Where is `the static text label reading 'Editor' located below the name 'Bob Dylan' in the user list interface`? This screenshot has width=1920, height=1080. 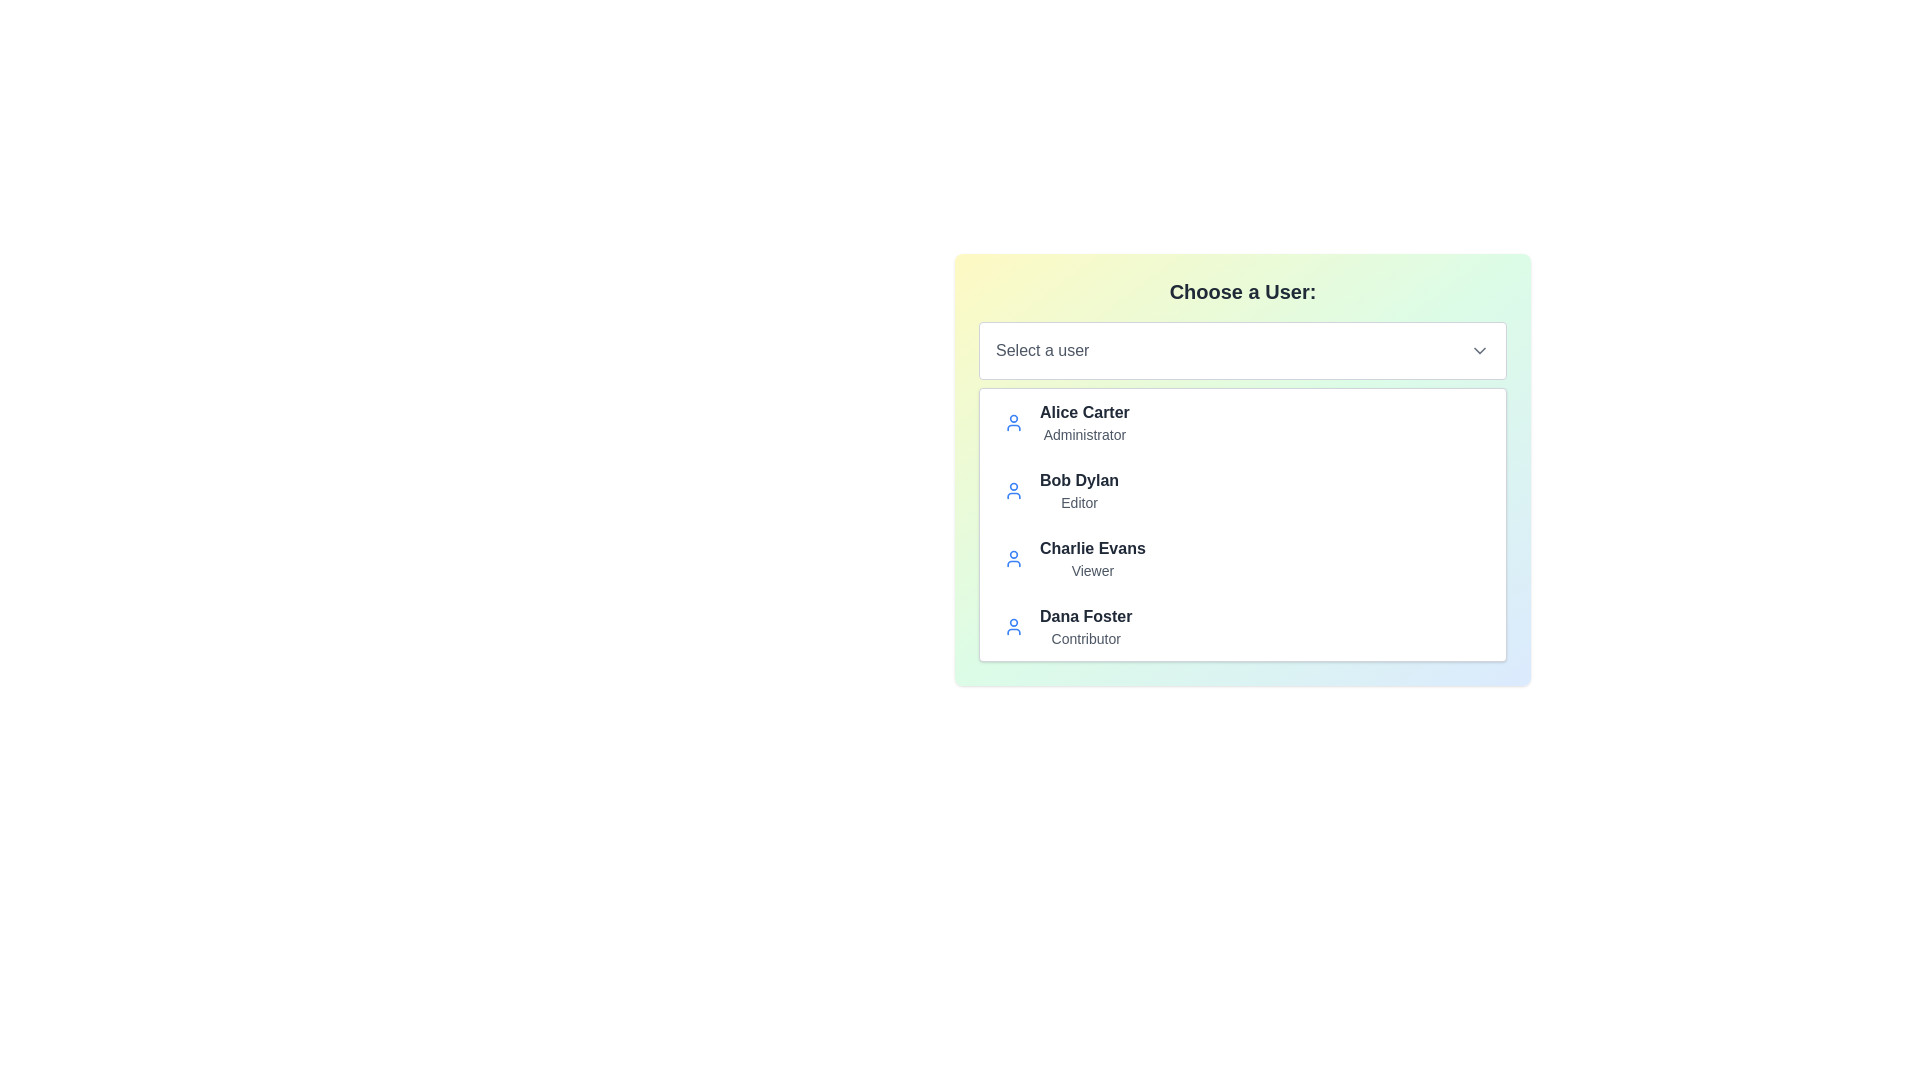
the static text label reading 'Editor' located below the name 'Bob Dylan' in the user list interface is located at coordinates (1078, 501).